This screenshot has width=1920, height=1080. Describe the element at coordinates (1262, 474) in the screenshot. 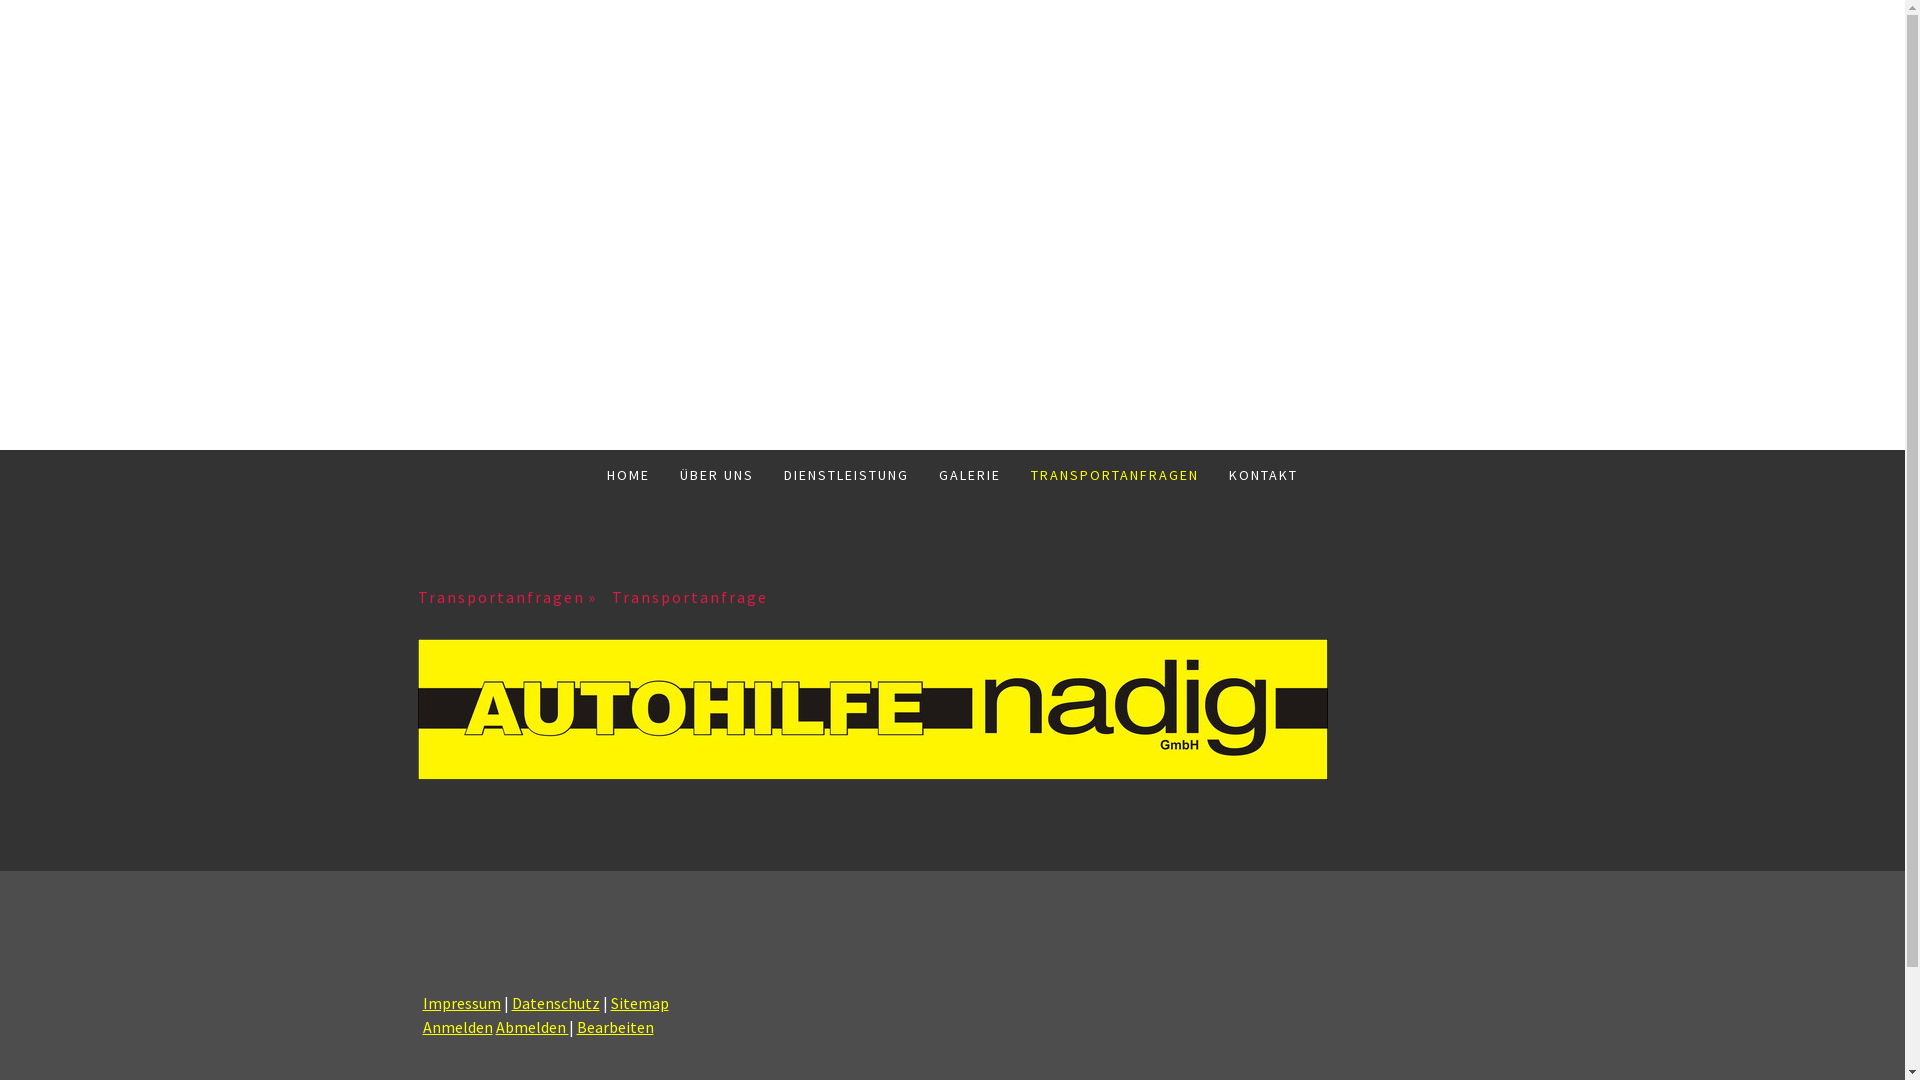

I see `'KONTAKT'` at that location.